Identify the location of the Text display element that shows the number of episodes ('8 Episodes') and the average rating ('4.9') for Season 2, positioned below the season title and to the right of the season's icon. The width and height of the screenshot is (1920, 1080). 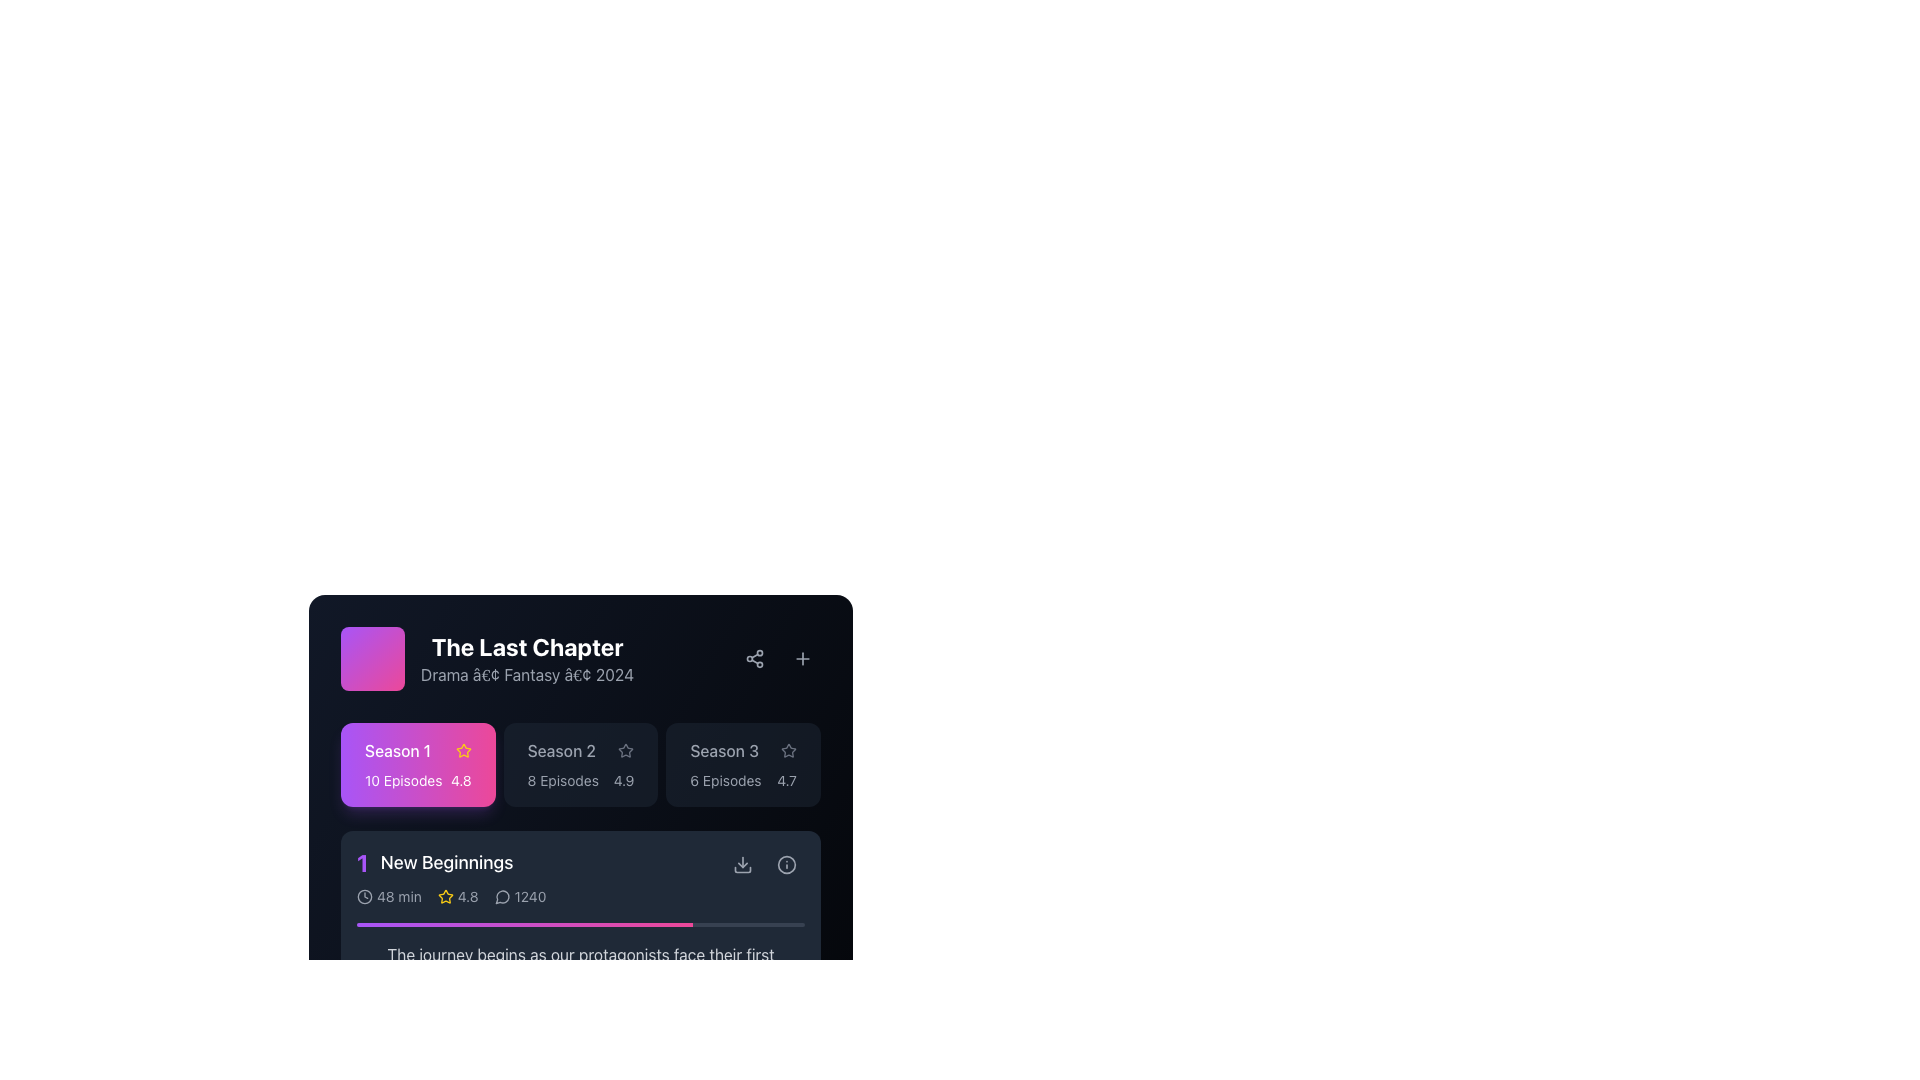
(579, 779).